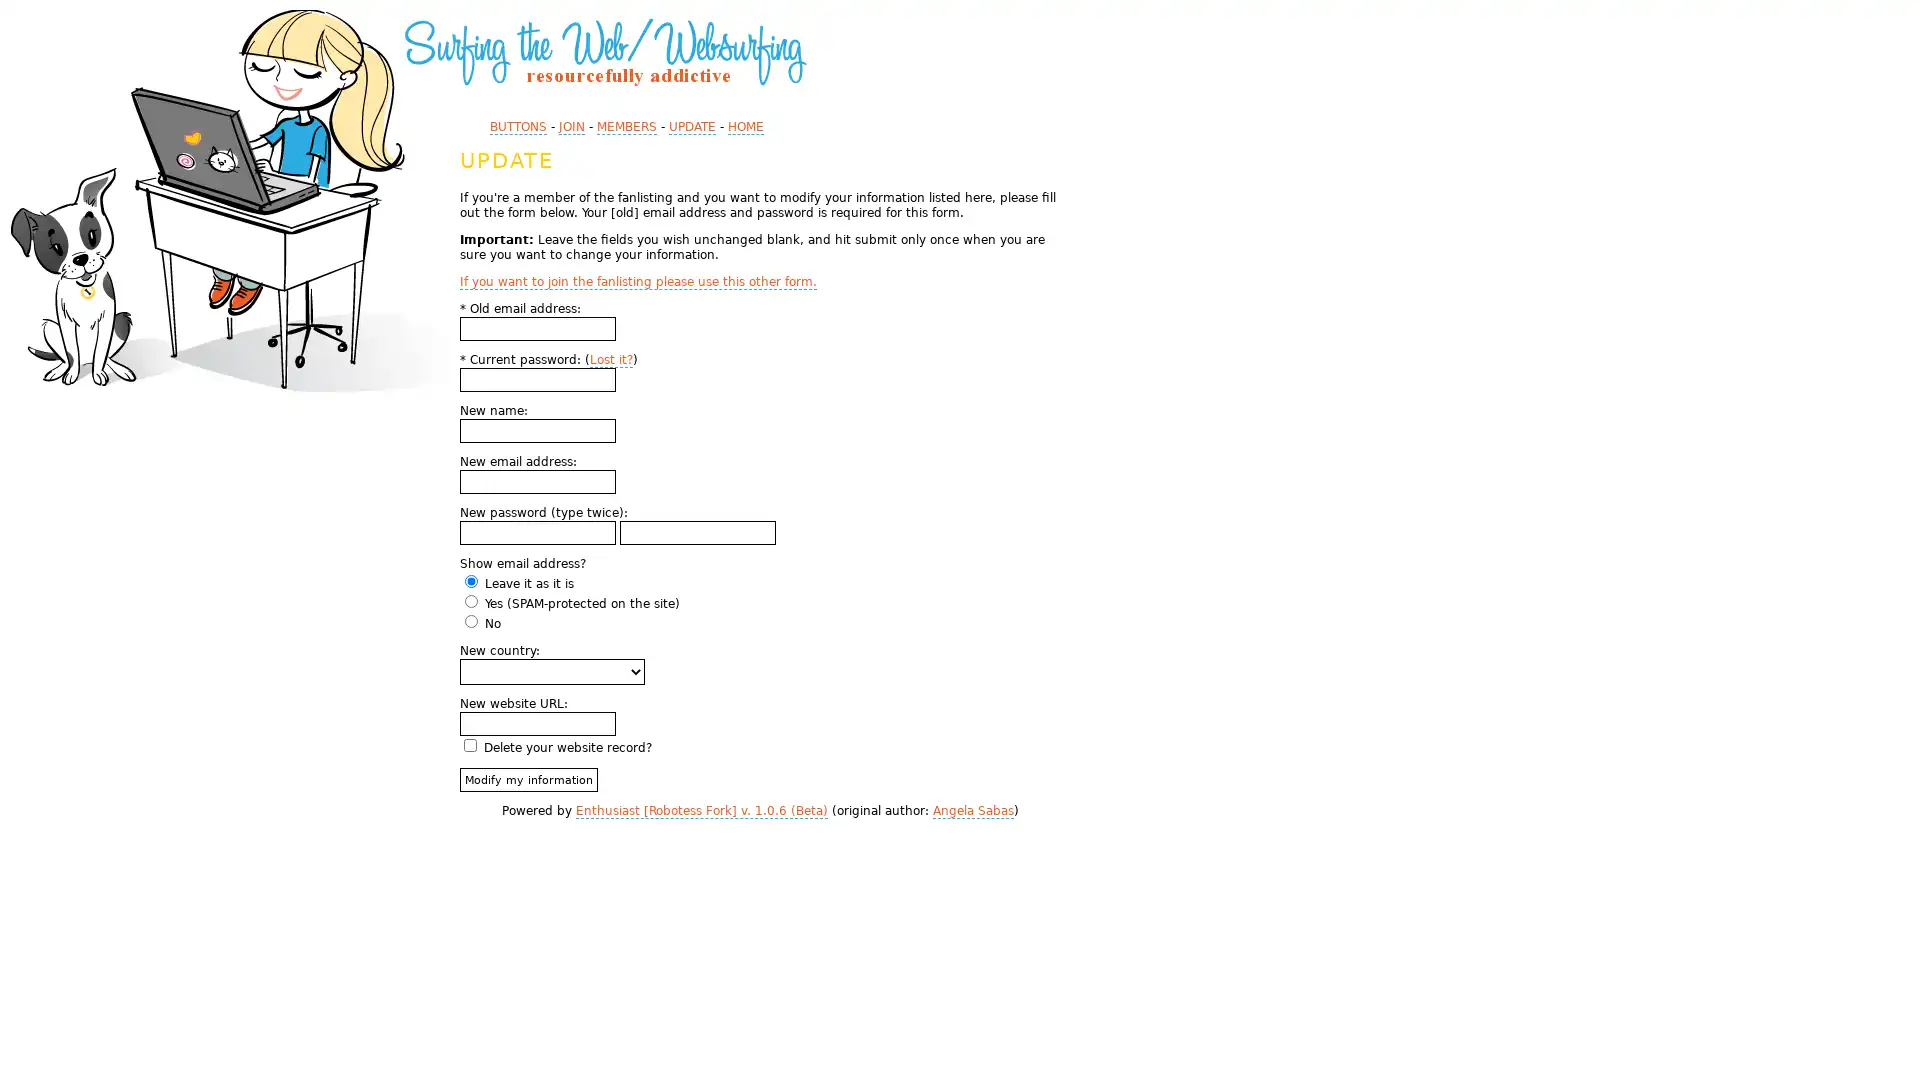 The image size is (1920, 1080). What do you see at coordinates (528, 778) in the screenshot?
I see `Modify my information` at bounding box center [528, 778].